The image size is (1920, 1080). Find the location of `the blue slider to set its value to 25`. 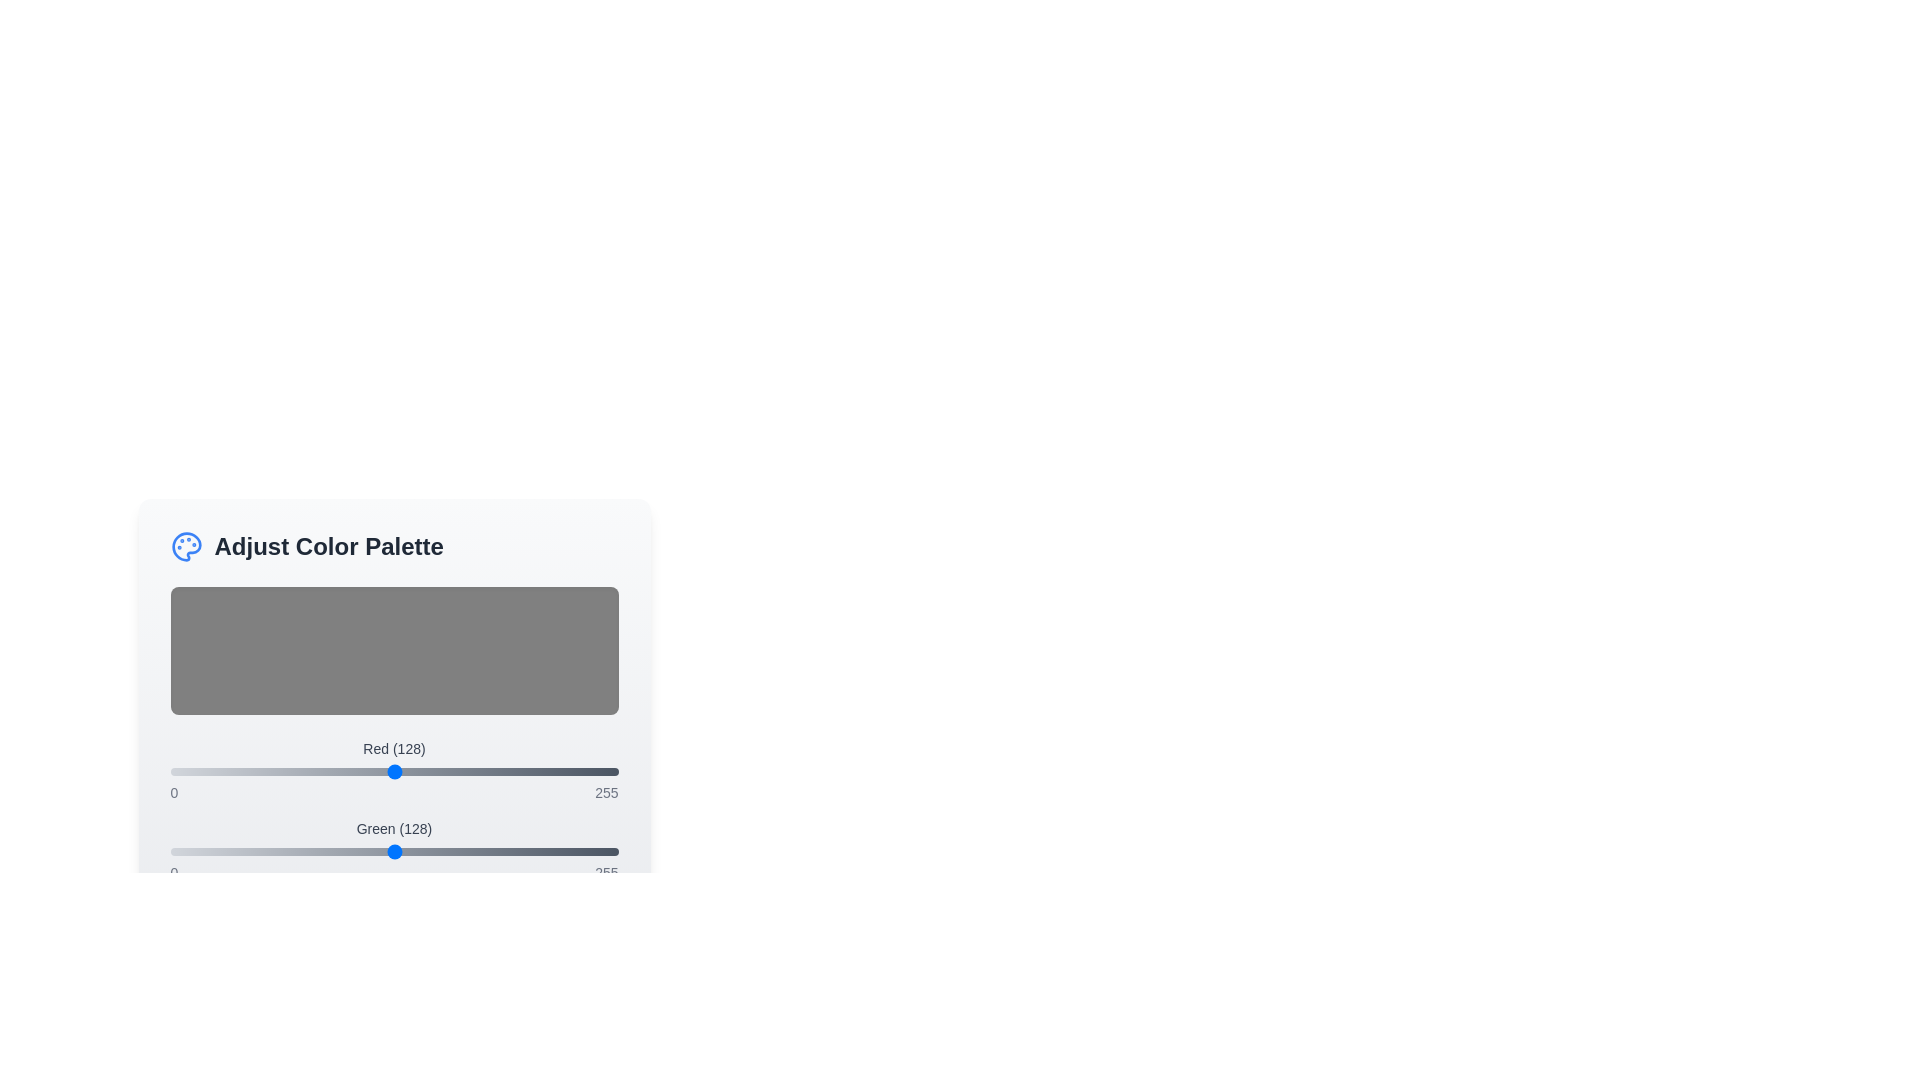

the blue slider to set its value to 25 is located at coordinates (214, 932).